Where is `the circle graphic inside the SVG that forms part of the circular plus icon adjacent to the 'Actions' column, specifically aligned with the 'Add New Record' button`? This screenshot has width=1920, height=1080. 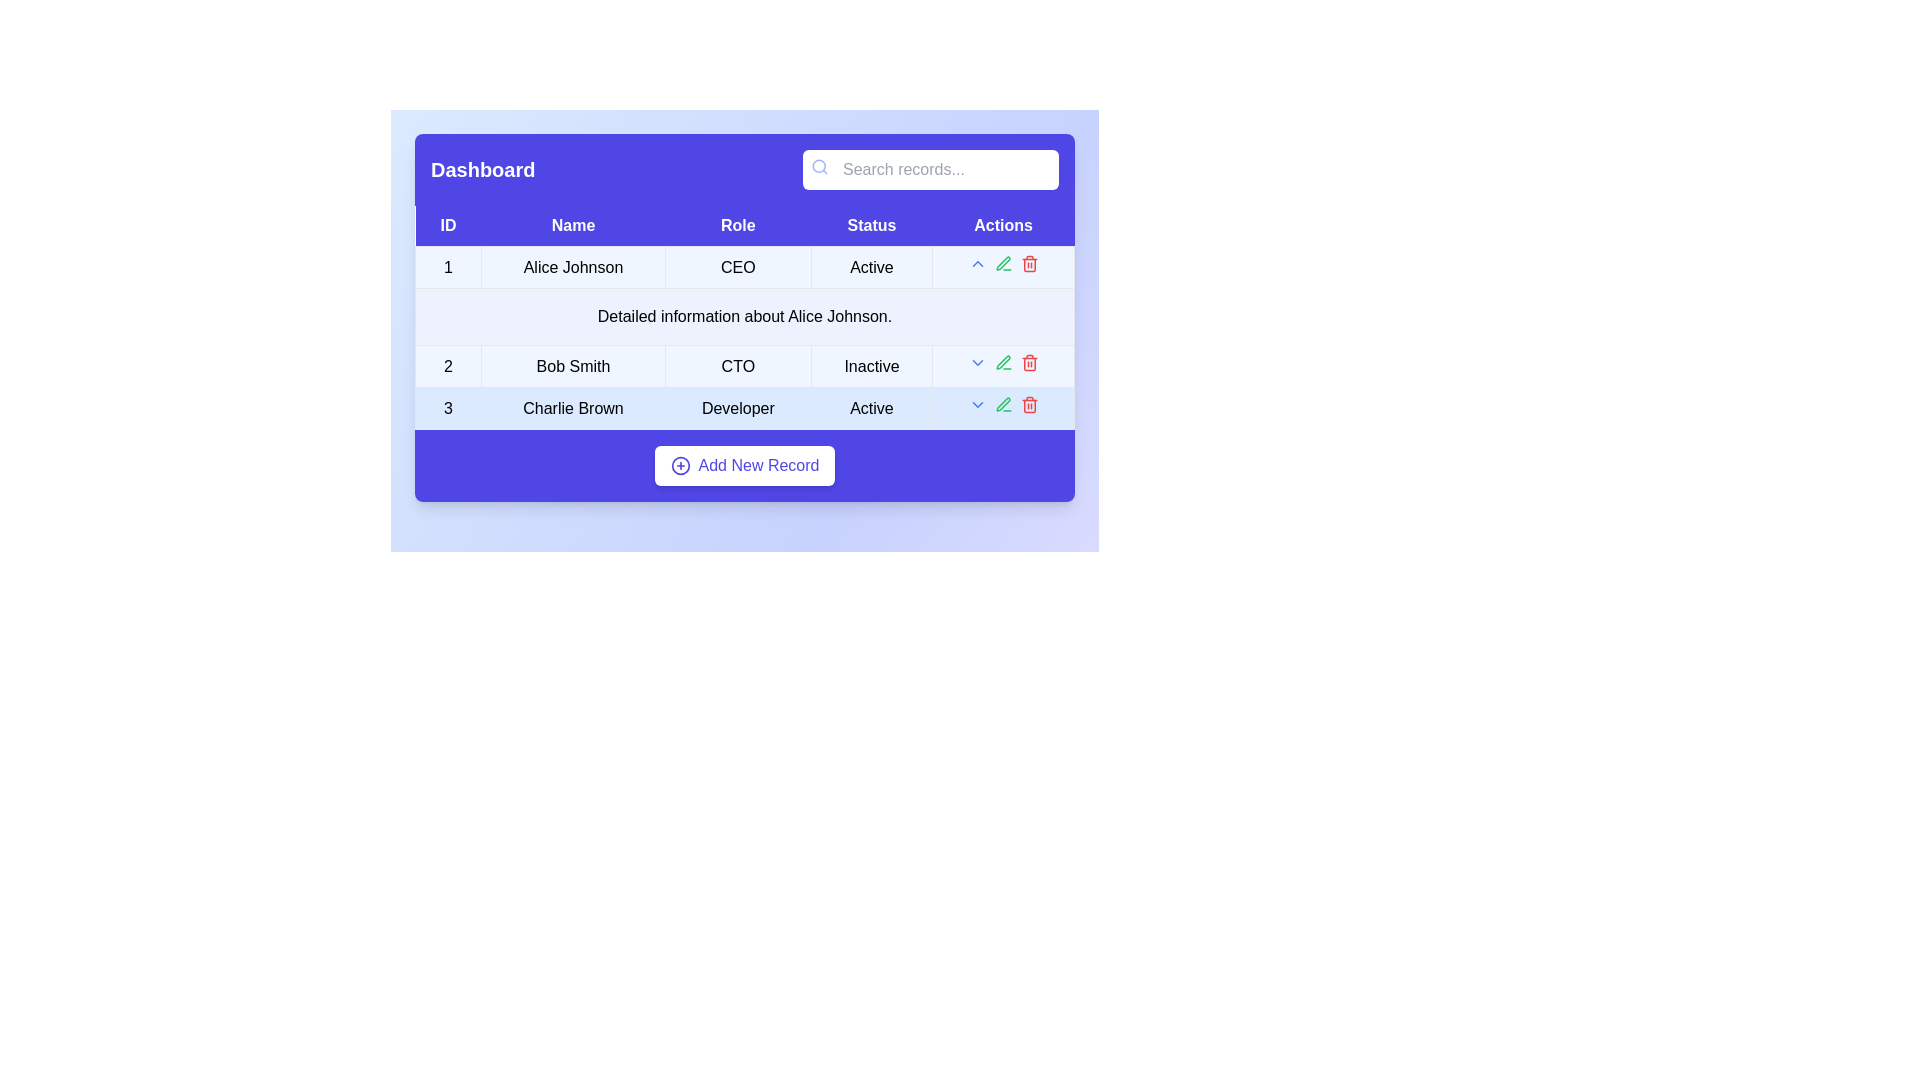
the circle graphic inside the SVG that forms part of the circular plus icon adjacent to the 'Actions' column, specifically aligned with the 'Add New Record' button is located at coordinates (680, 466).